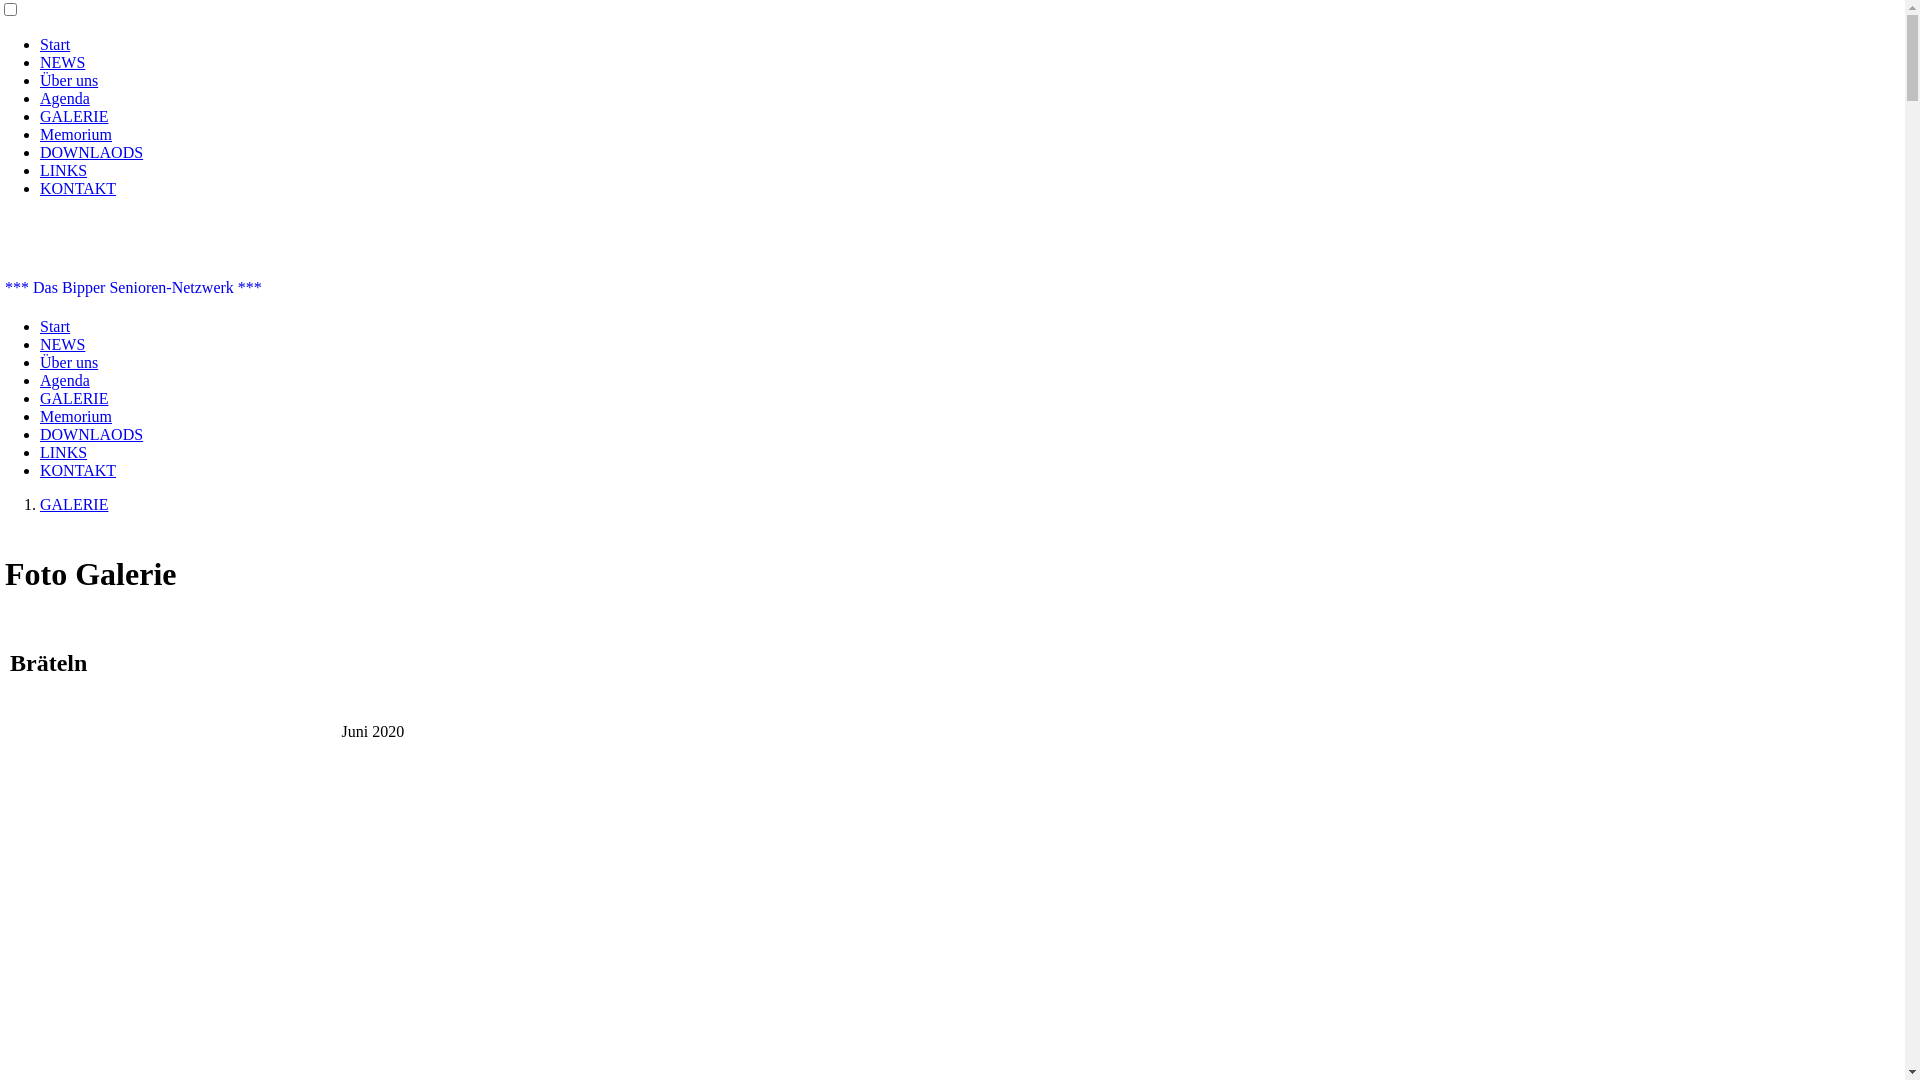 The height and width of the screenshot is (1080, 1920). Describe the element at coordinates (39, 325) in the screenshot. I see `'Start'` at that location.